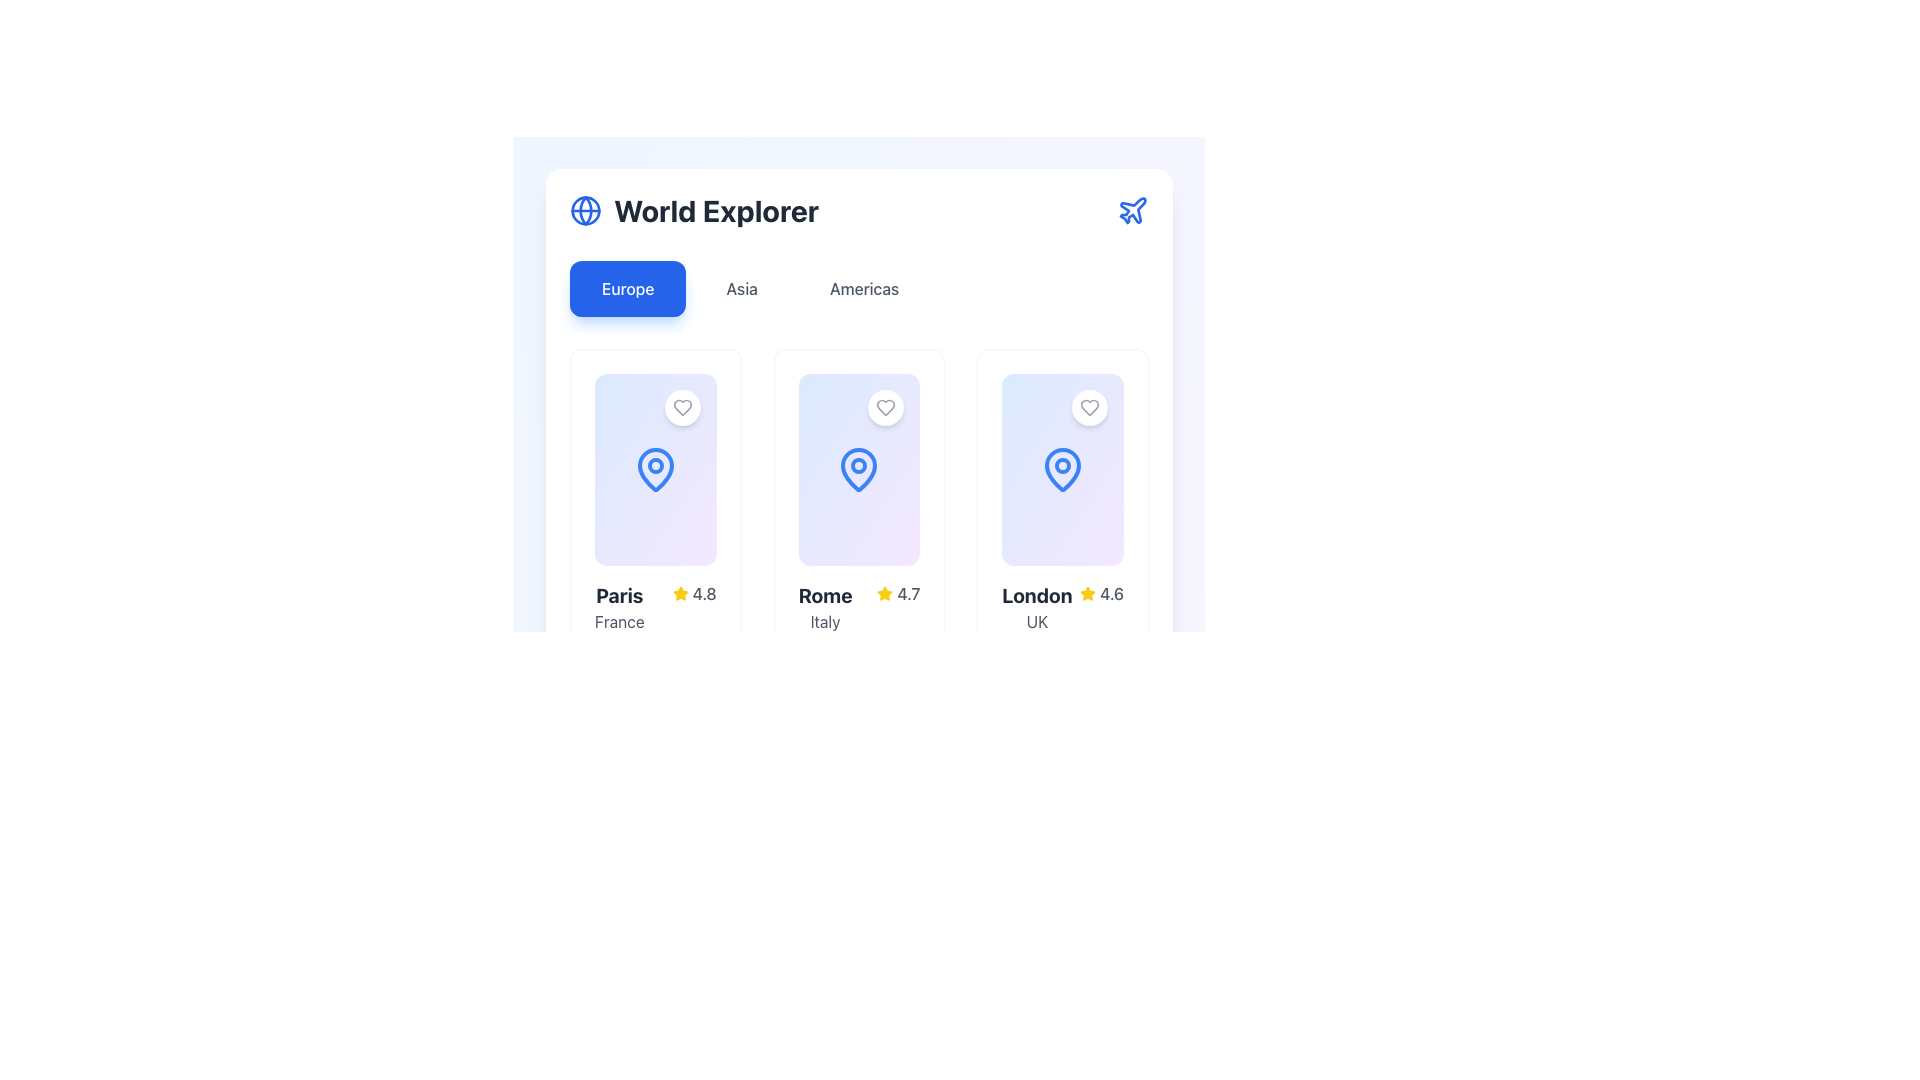 This screenshot has width=1920, height=1080. Describe the element at coordinates (1037, 620) in the screenshot. I see `the text label indicating the country for the city 'London', located in the third card under the 'Europe' tab` at that location.